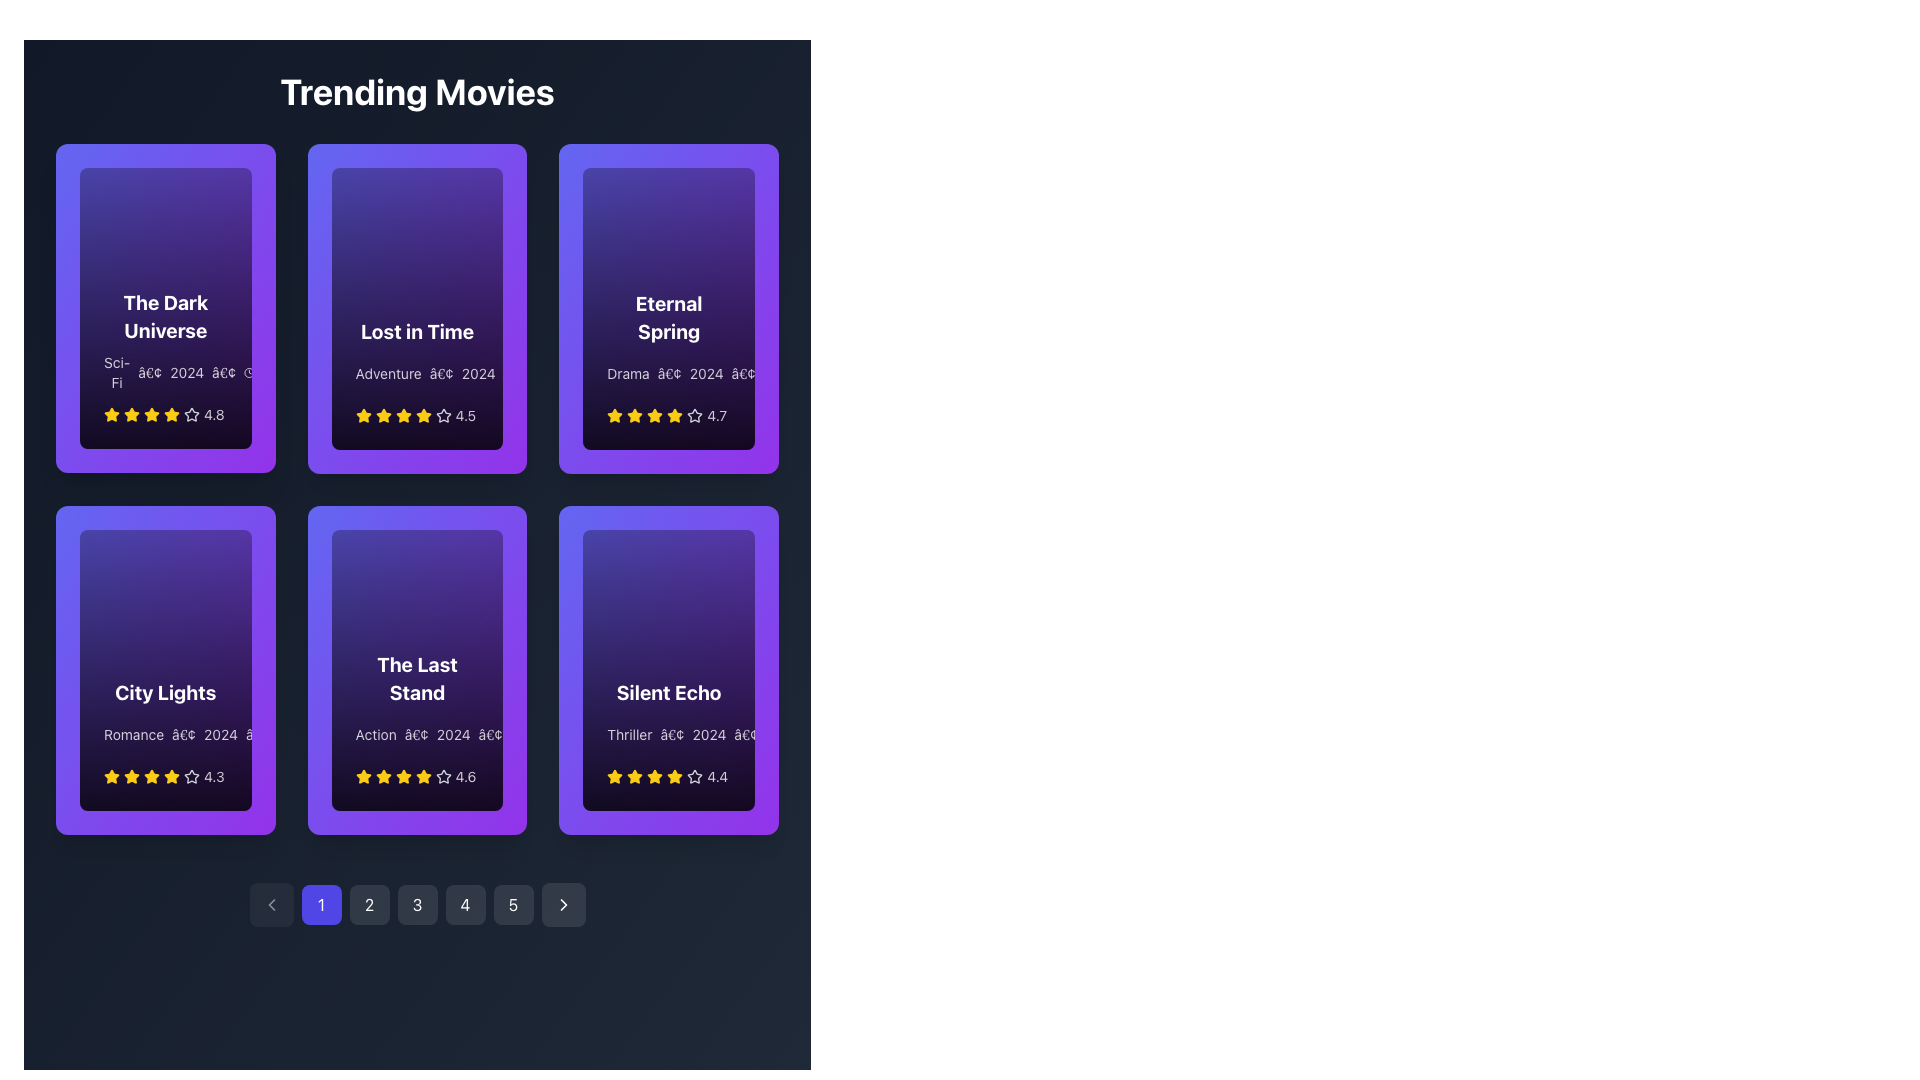 The height and width of the screenshot is (1080, 1920). Describe the element at coordinates (655, 414) in the screenshot. I see `the decorative star icon with a yellow fill located under the movie card titled 'Eternal Spring' in the second row of rating stars` at that location.